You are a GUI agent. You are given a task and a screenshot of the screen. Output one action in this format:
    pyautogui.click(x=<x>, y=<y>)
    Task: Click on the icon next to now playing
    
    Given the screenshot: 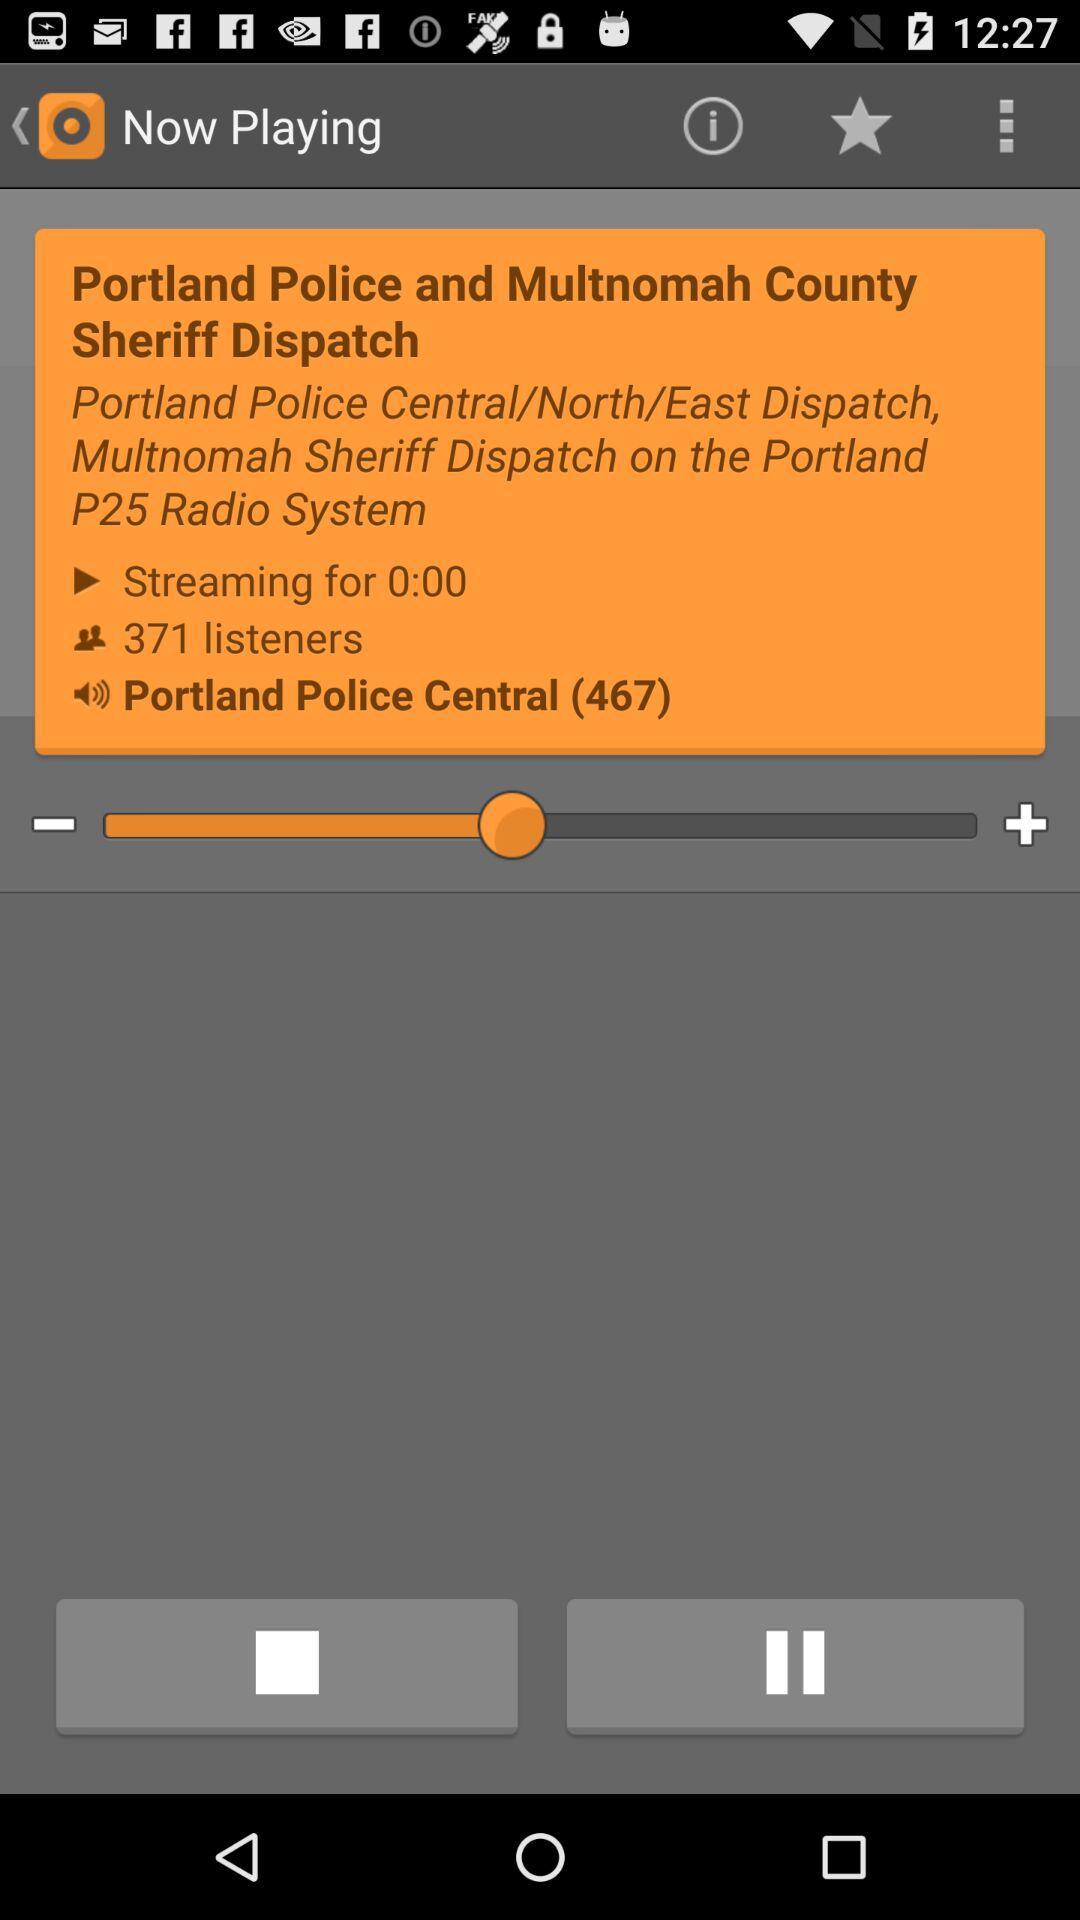 What is the action you would take?
    pyautogui.click(x=711, y=124)
    